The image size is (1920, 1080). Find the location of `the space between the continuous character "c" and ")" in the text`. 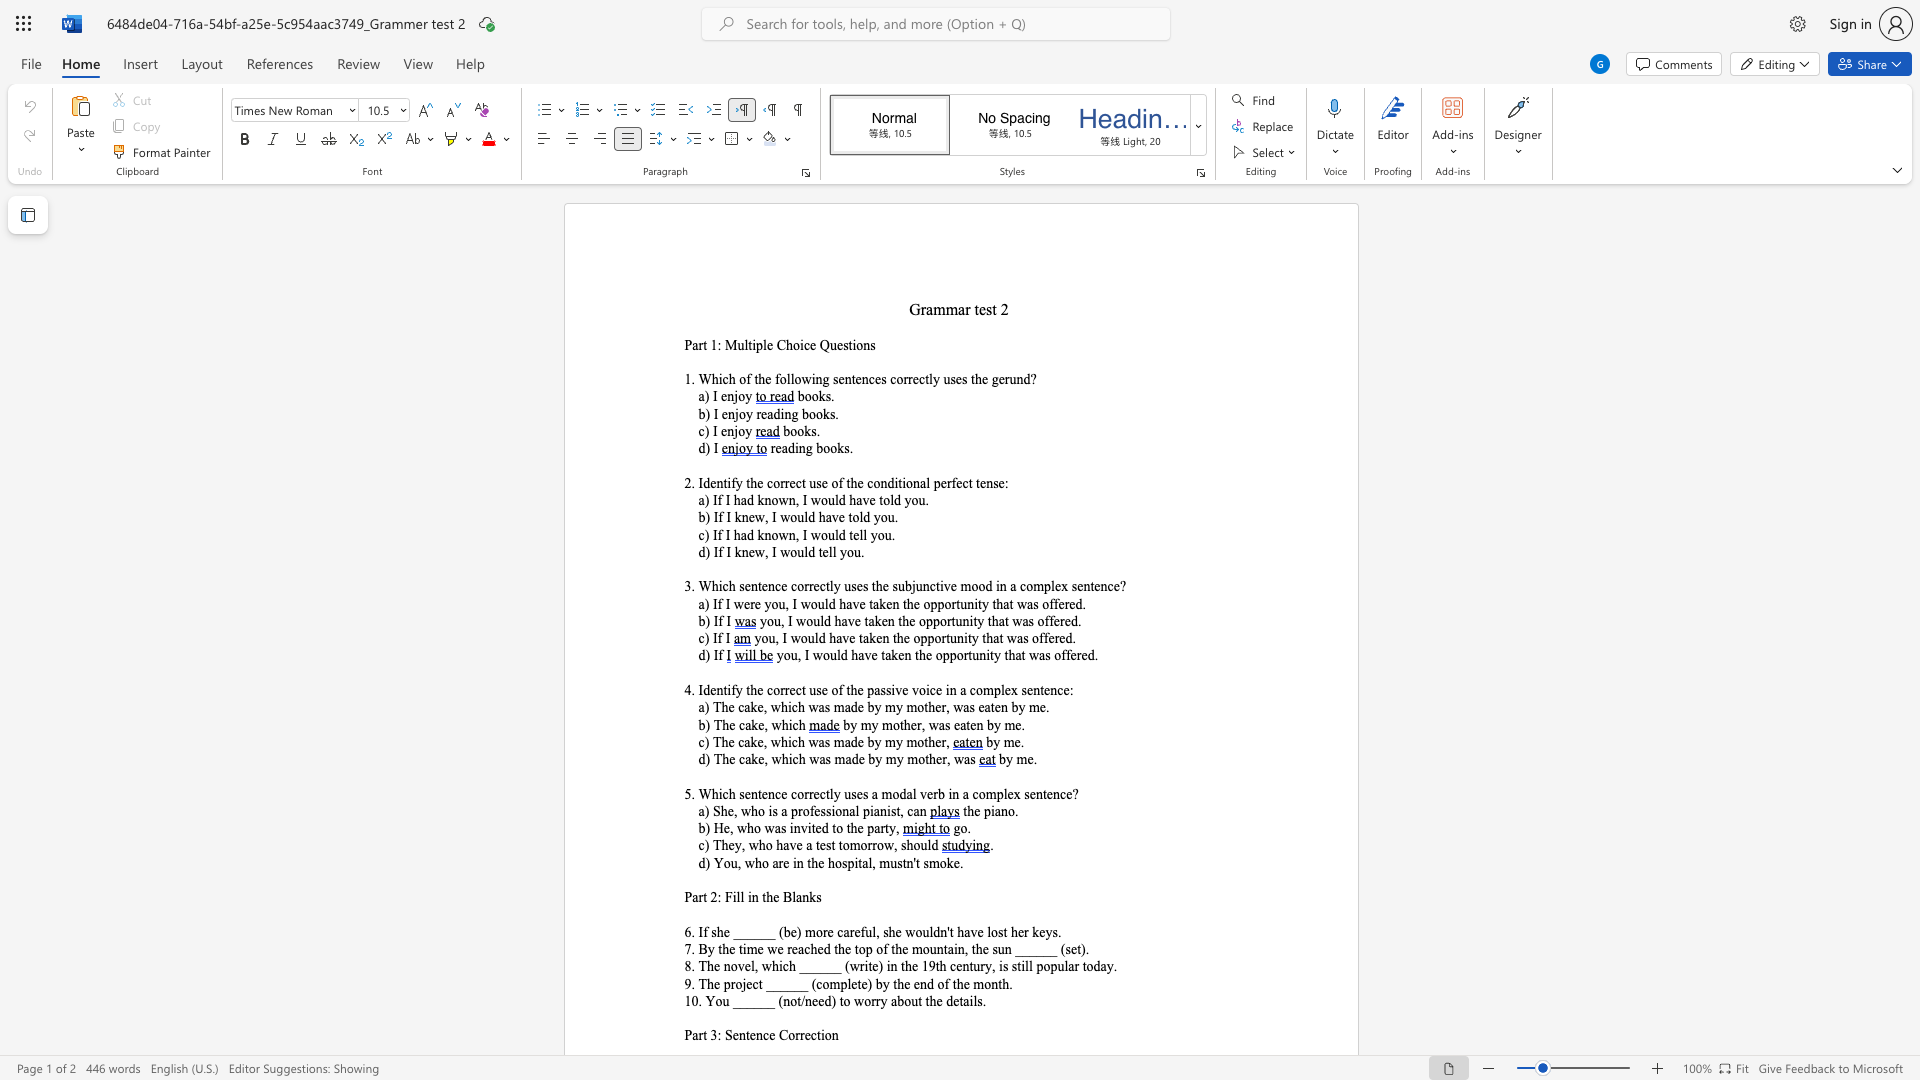

the space between the continuous character "c" and ")" in the text is located at coordinates (704, 638).